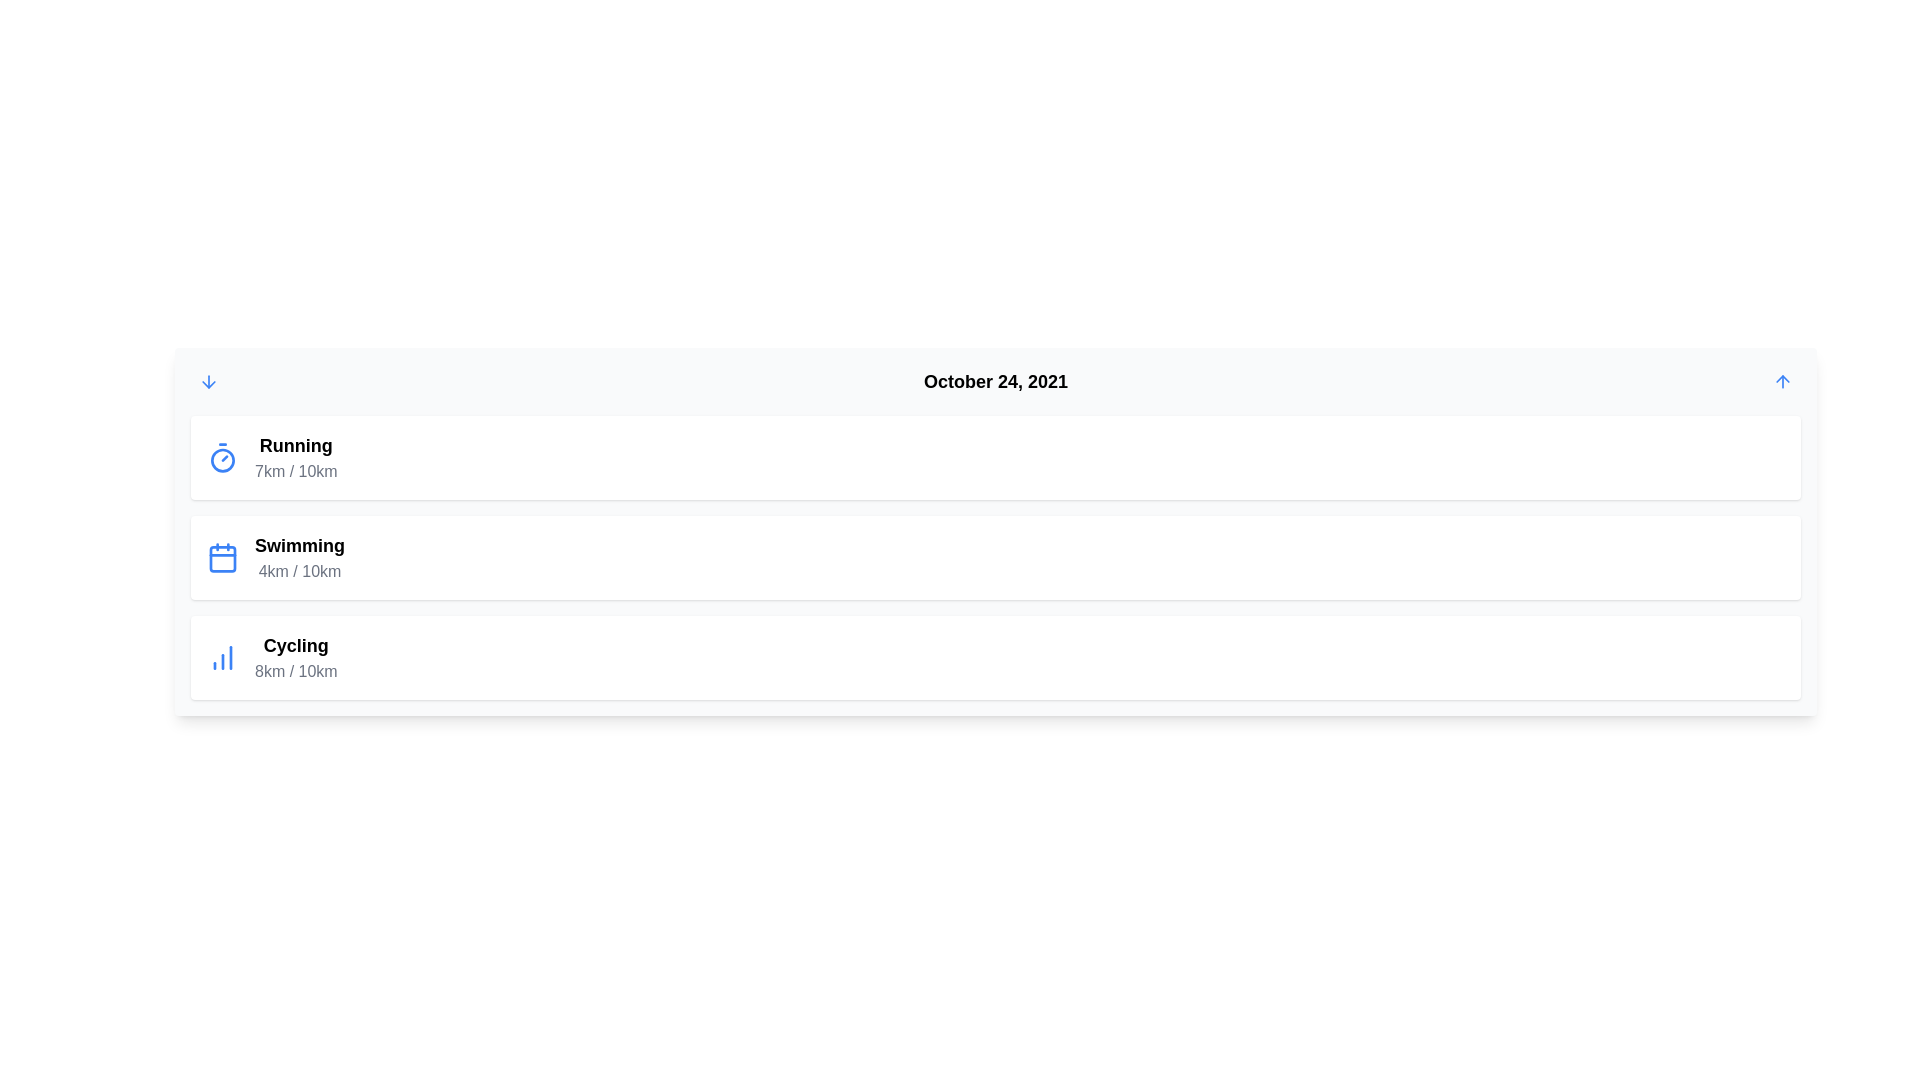 This screenshot has width=1920, height=1080. What do you see at coordinates (222, 459) in the screenshot?
I see `the blue circular timer icon with a smaller white circle, located inside the first icon on the left of the 'Running' activity card at the top of the list of activities` at bounding box center [222, 459].